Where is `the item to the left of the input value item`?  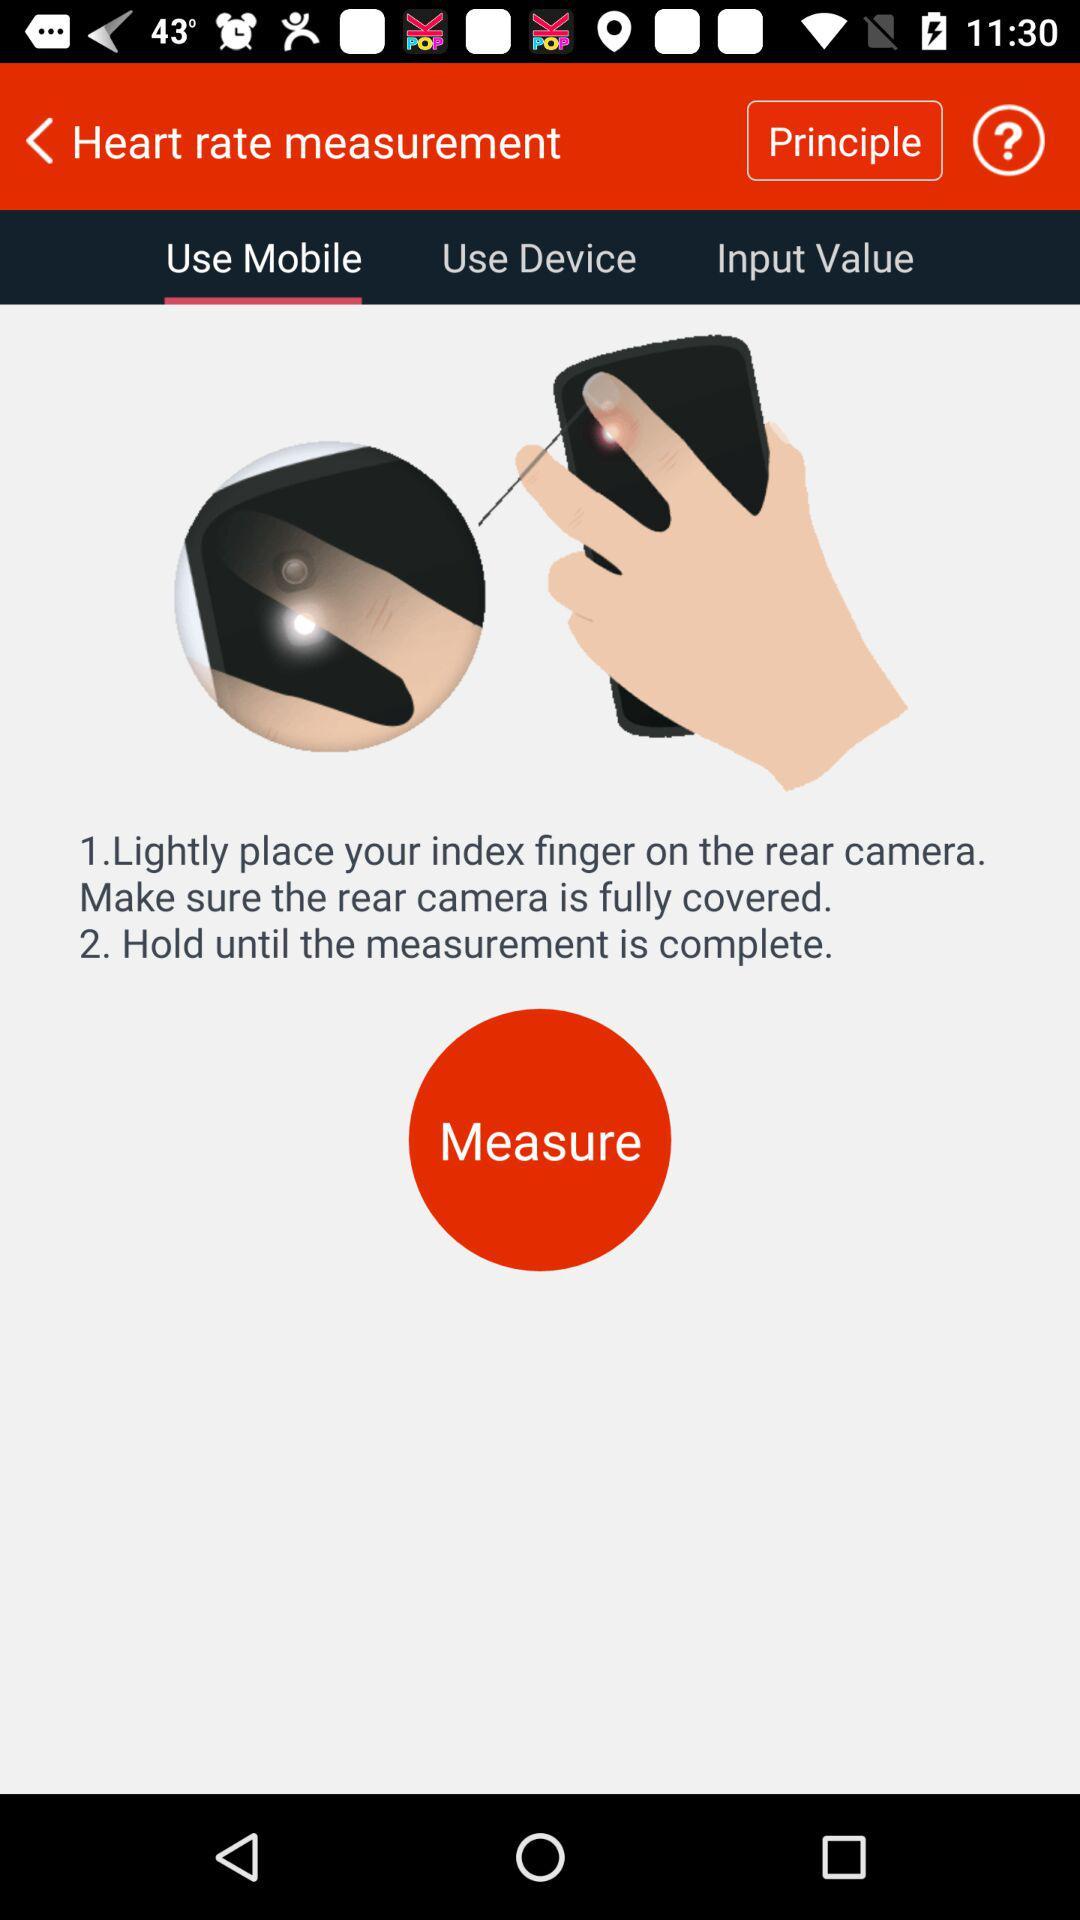
the item to the left of the input value item is located at coordinates (538, 256).